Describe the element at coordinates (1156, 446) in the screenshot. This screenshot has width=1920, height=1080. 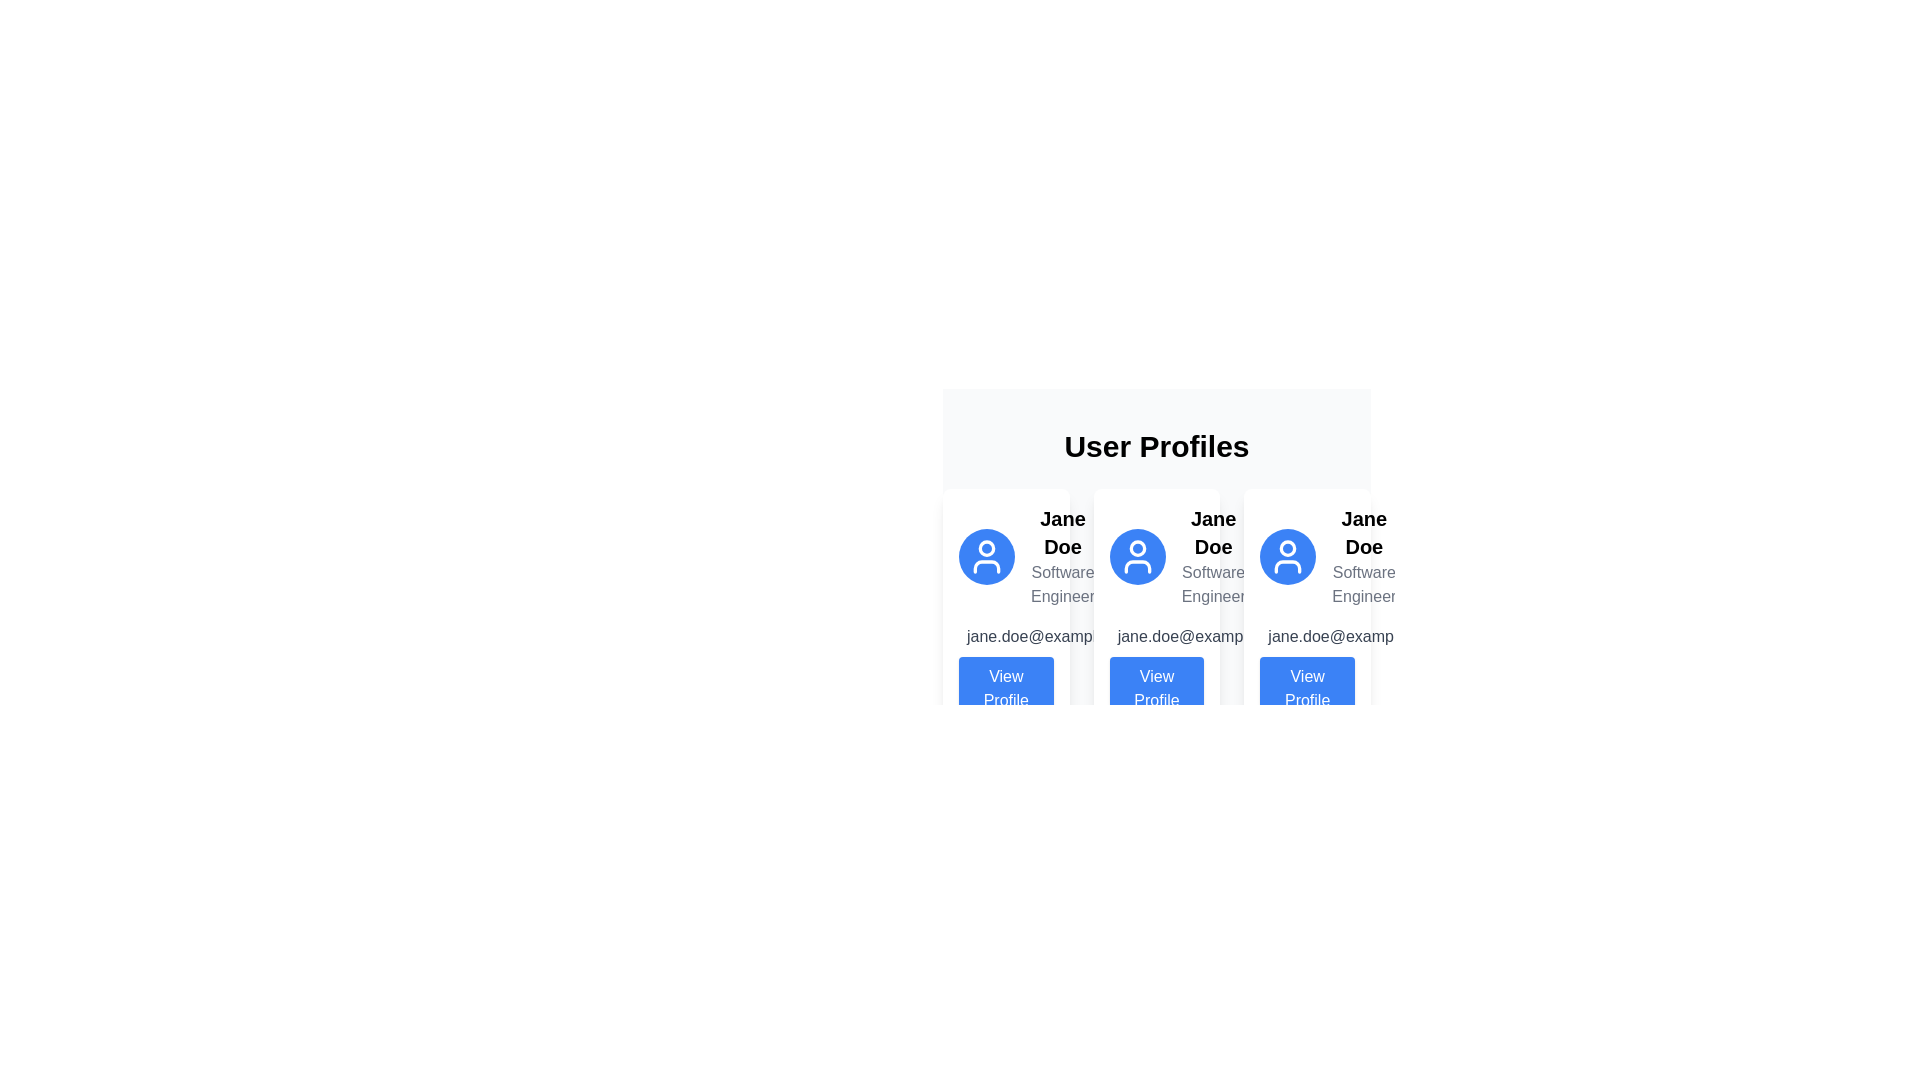
I see `the 'User Profiles' heading text element, which is bold and large, located at the top of the user profile section` at that location.